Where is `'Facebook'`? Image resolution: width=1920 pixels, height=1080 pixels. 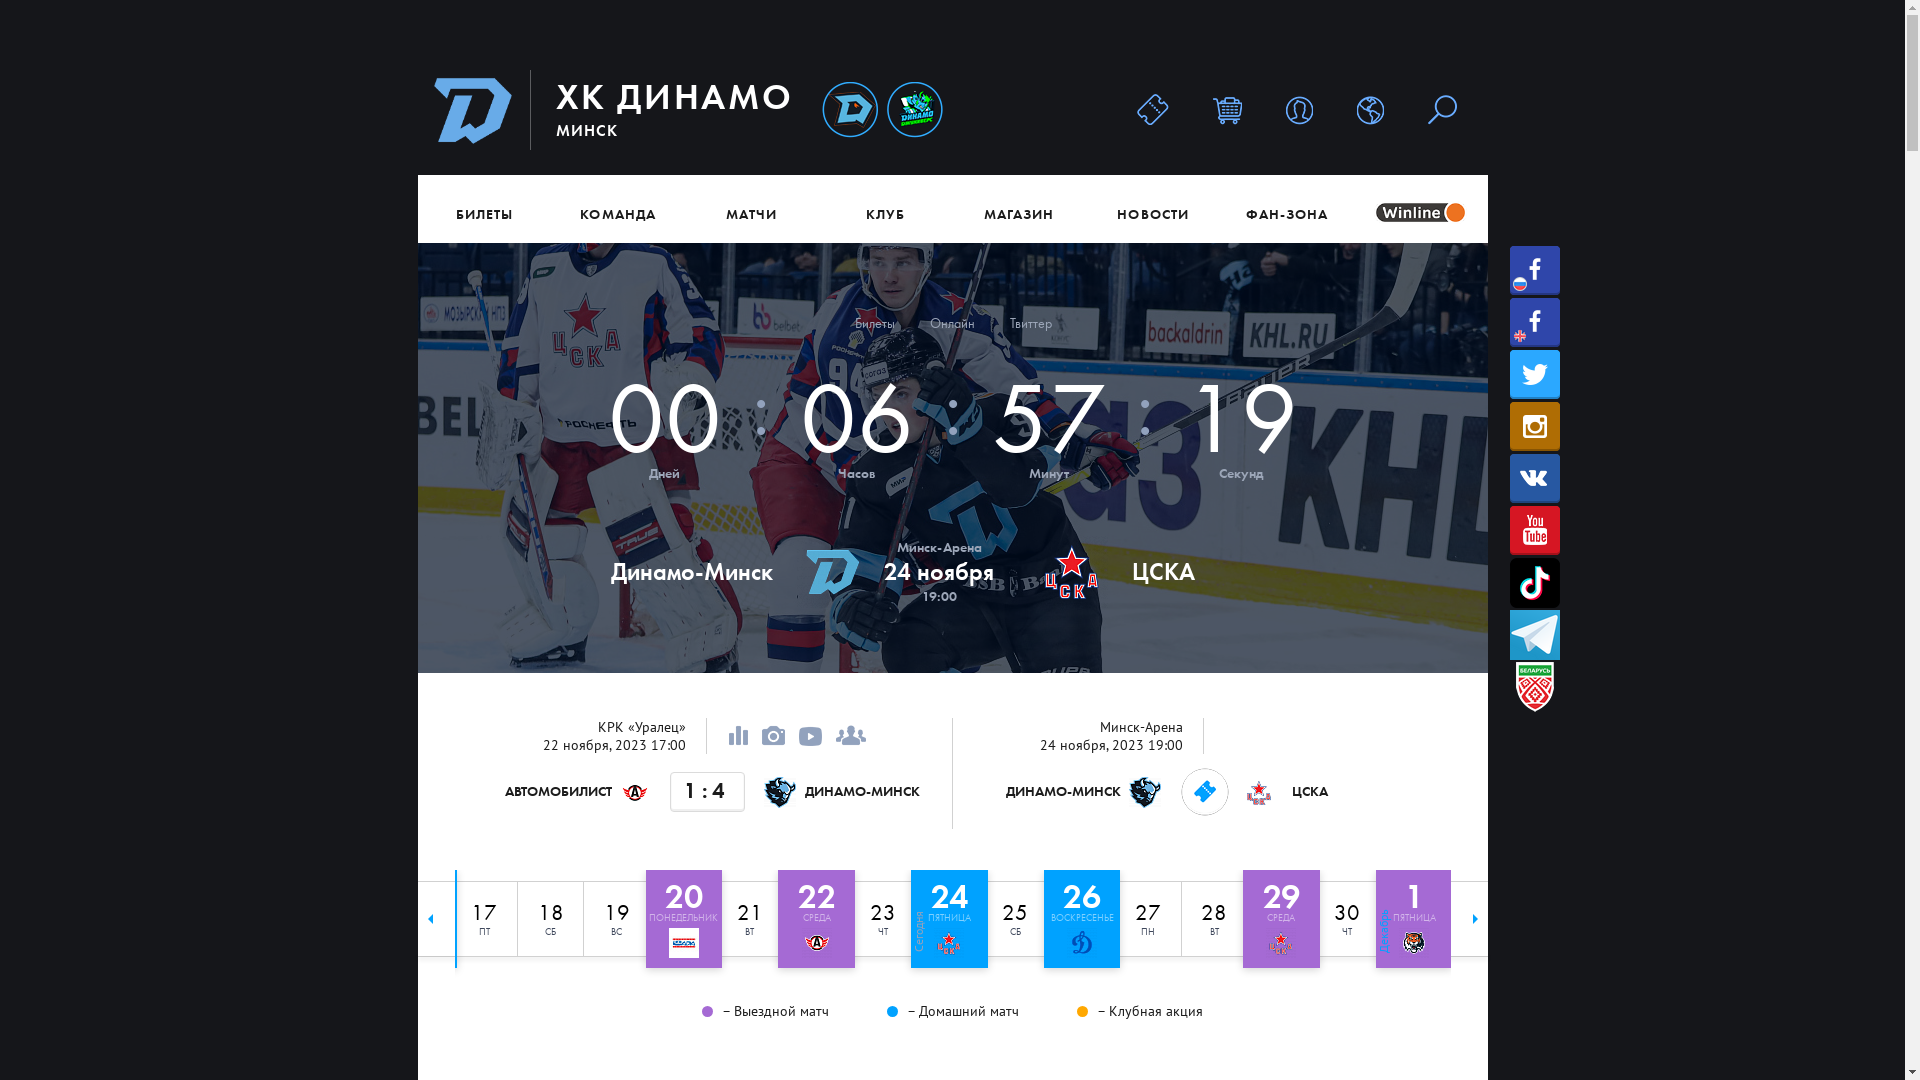 'Facebook' is located at coordinates (1534, 321).